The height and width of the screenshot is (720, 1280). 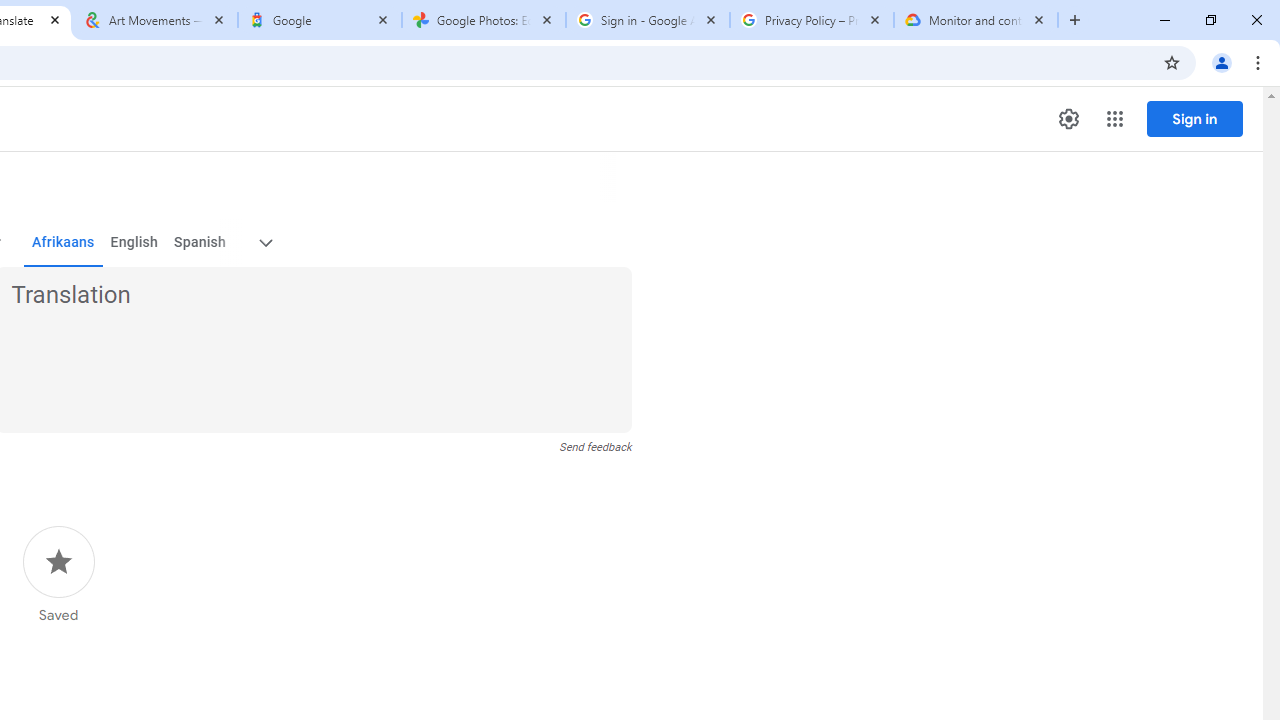 What do you see at coordinates (594, 446) in the screenshot?
I see `'Send feedback'` at bounding box center [594, 446].